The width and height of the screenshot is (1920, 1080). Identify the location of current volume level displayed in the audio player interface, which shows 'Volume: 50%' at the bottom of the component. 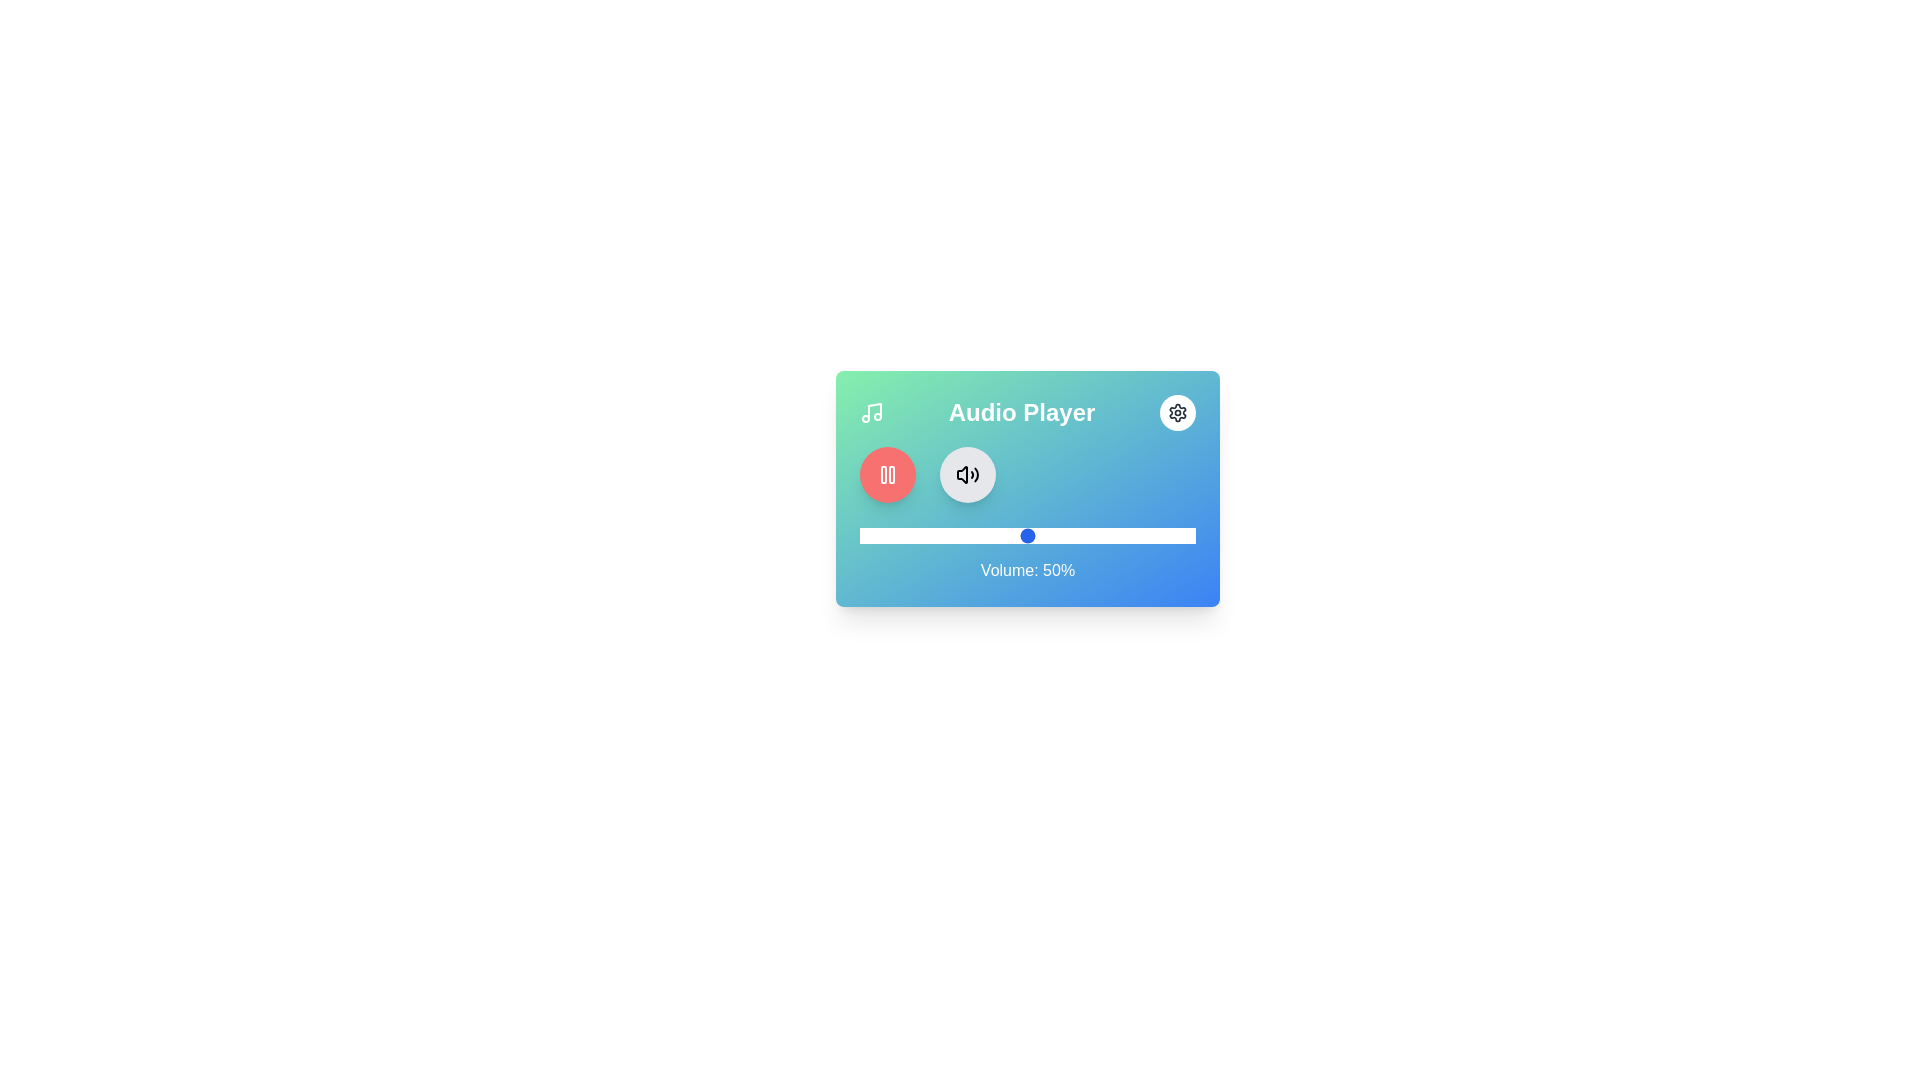
(1027, 489).